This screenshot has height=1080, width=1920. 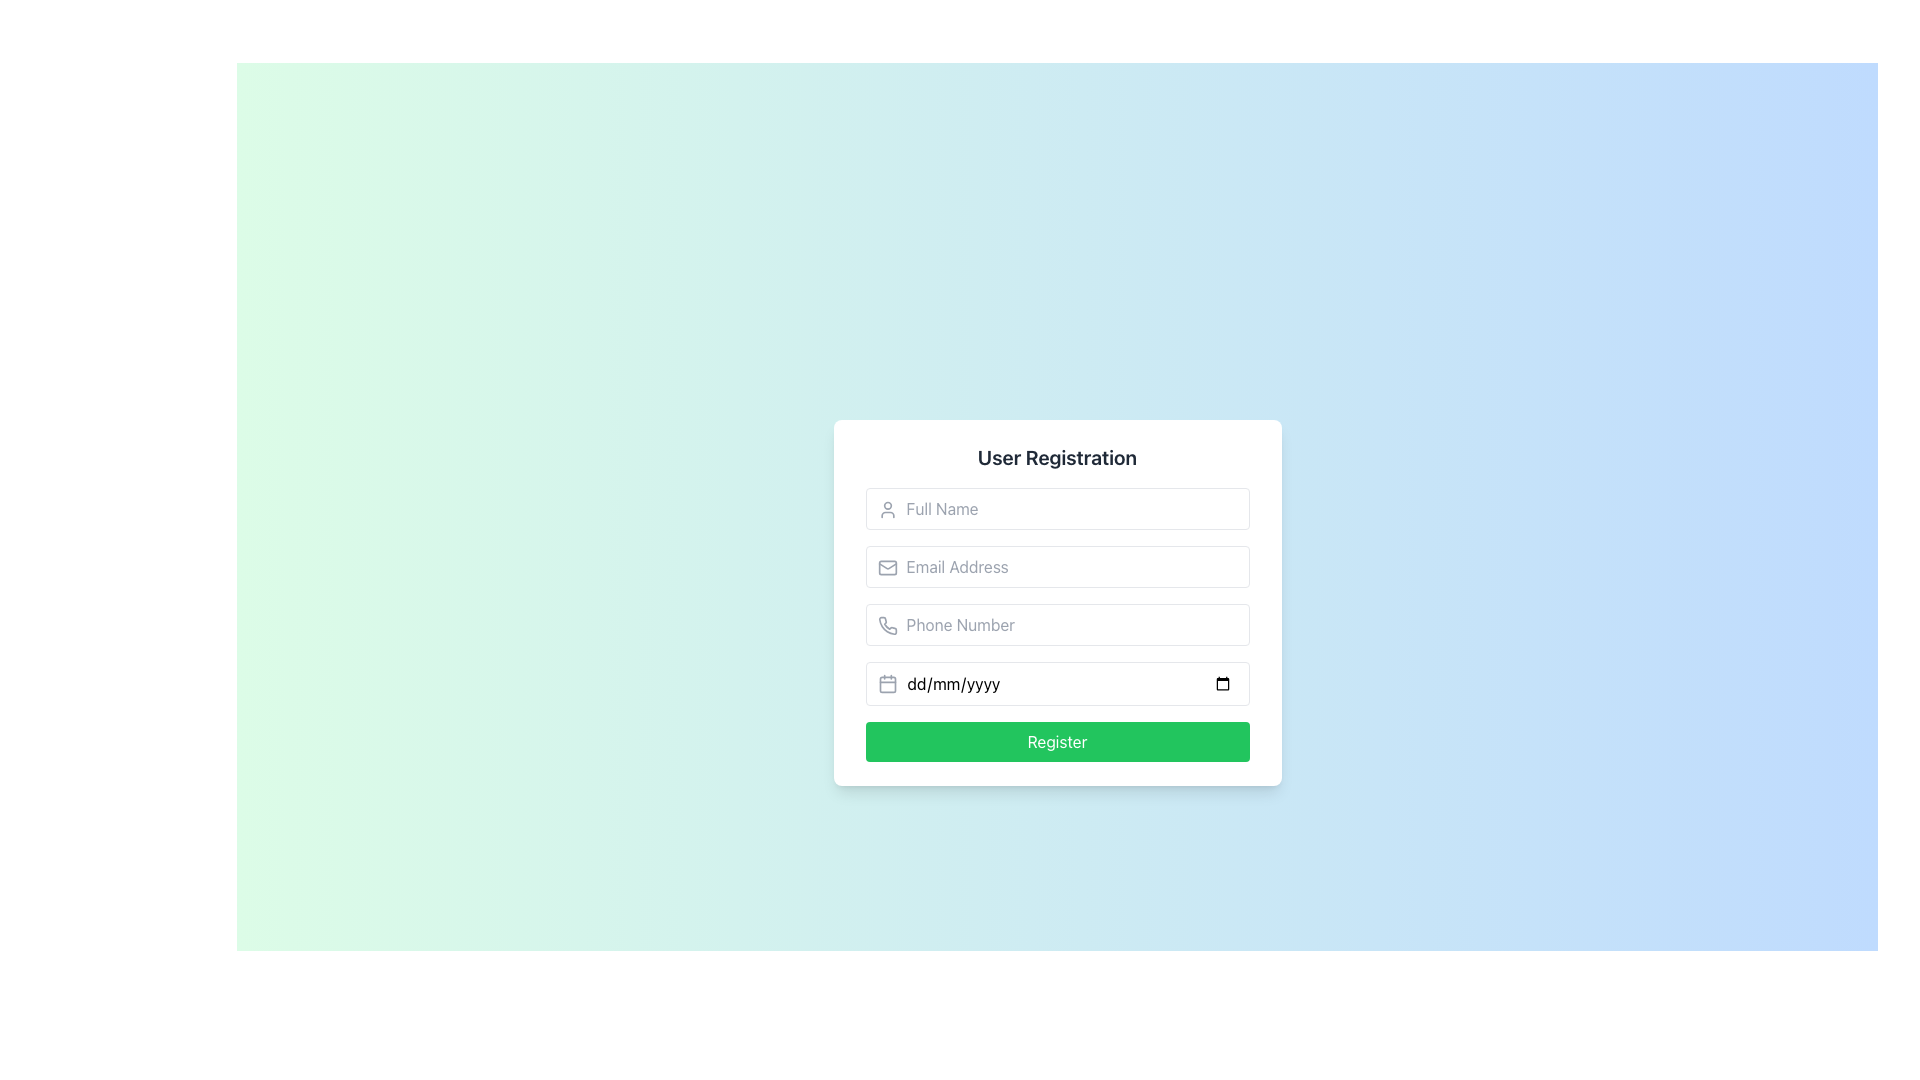 What do you see at coordinates (886, 682) in the screenshot?
I see `the decorative icon located in the top-left corner of the date input field, which visually indicates the purpose of the associated text input for date entry` at bounding box center [886, 682].